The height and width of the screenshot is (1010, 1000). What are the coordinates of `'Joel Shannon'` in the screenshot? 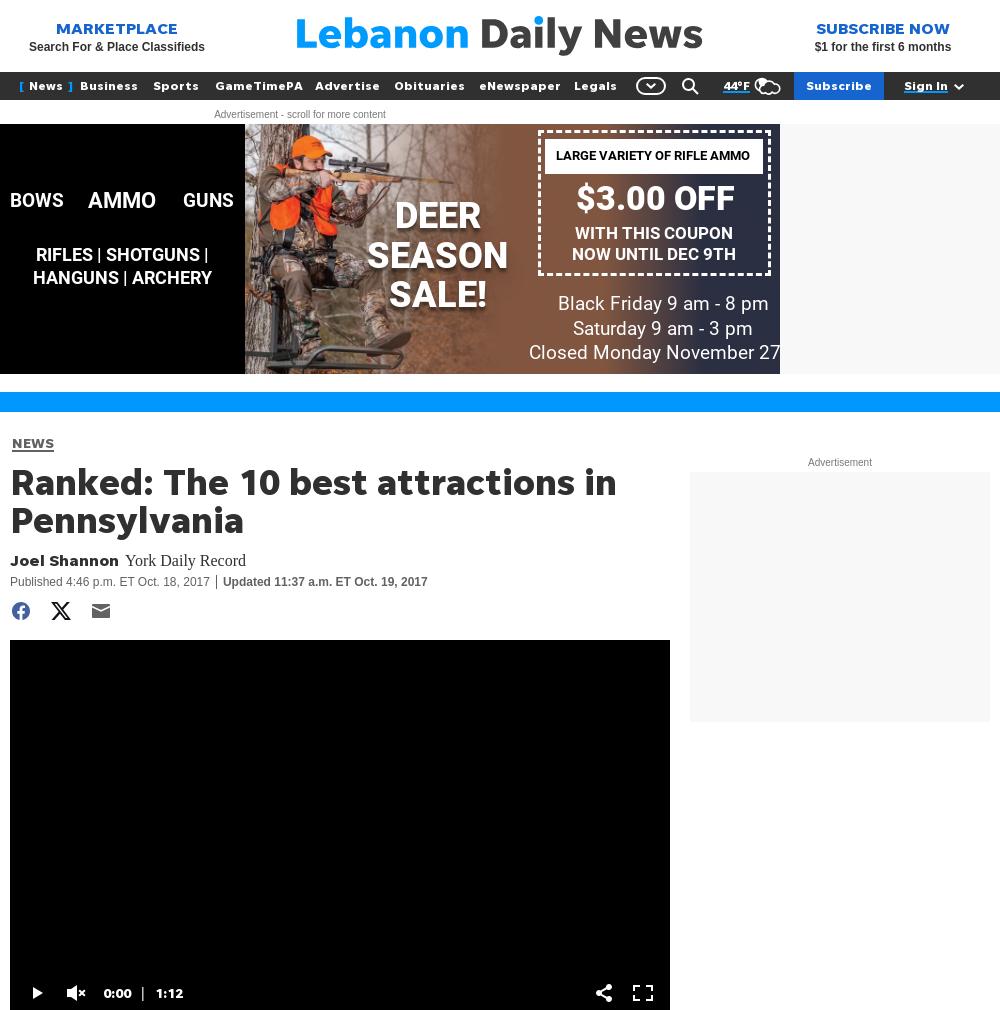 It's located at (63, 559).